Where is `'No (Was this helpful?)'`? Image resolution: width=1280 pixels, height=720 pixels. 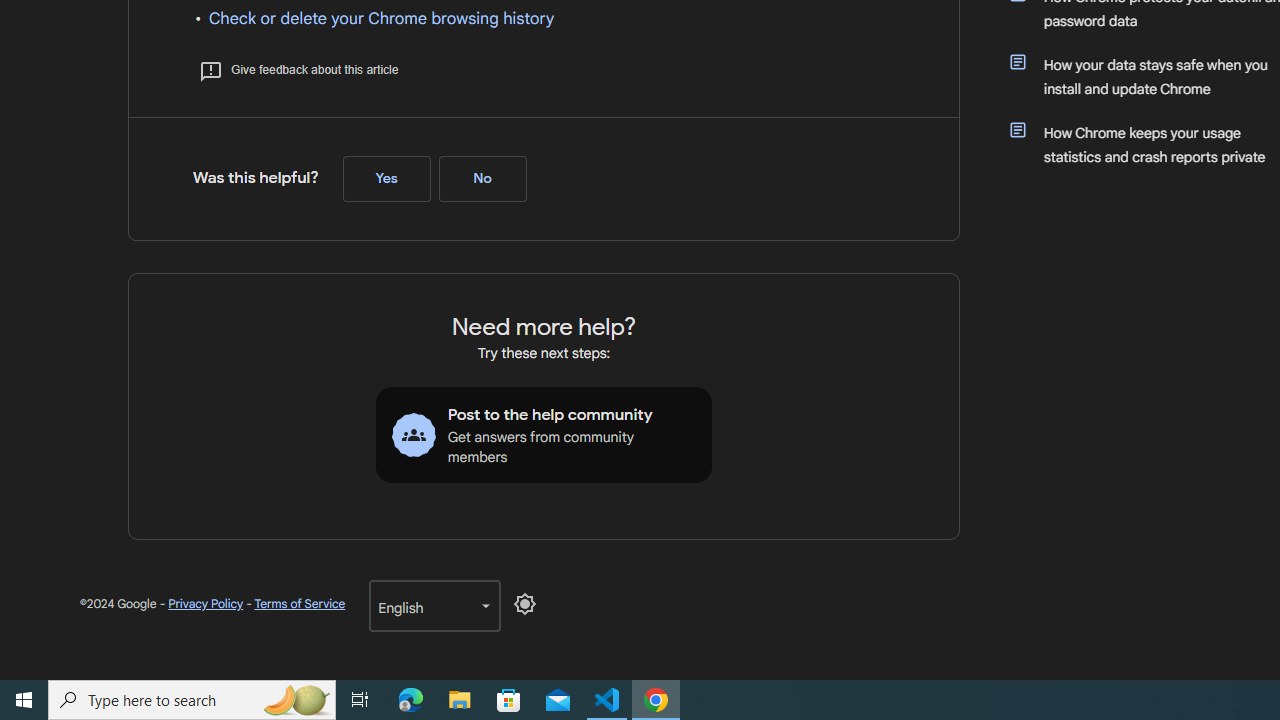 'No (Was this helpful?)' is located at coordinates (482, 178).